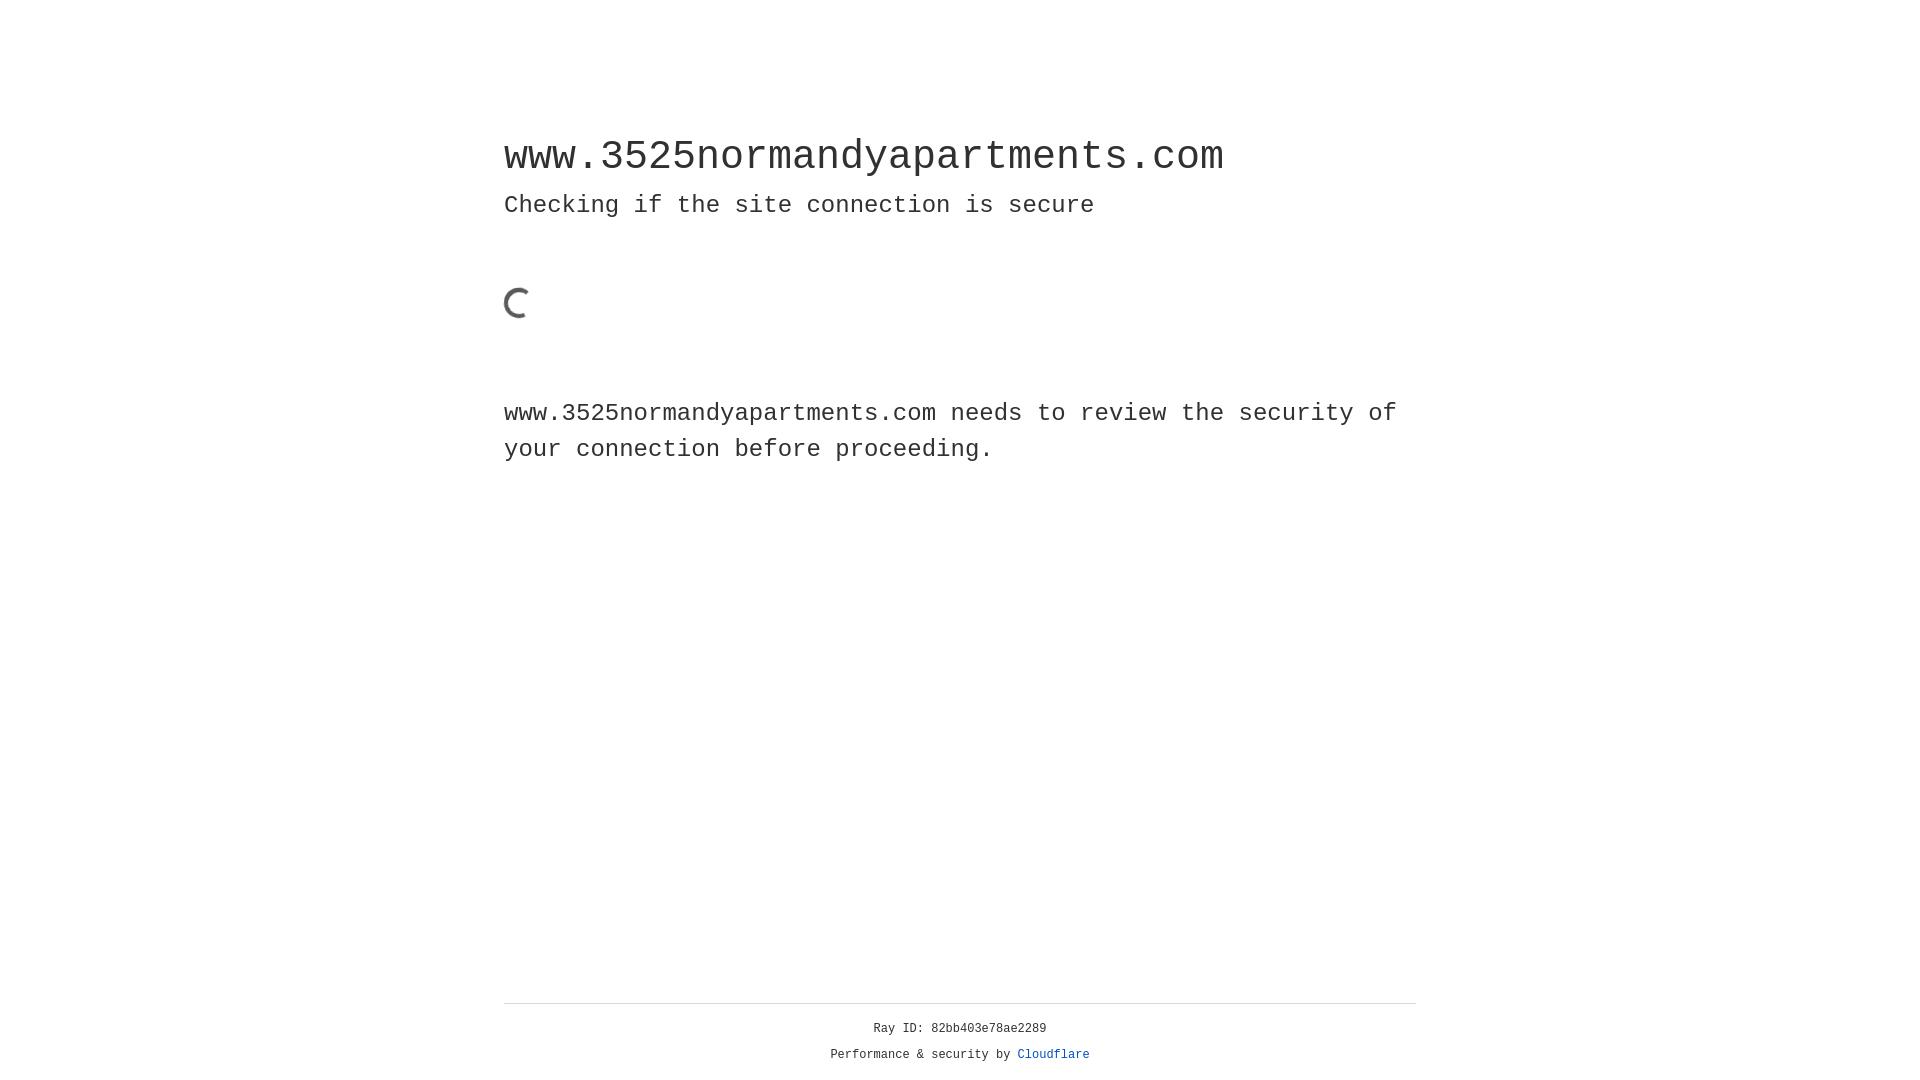  What do you see at coordinates (1053, 1054) in the screenshot?
I see `'Cloudflare'` at bounding box center [1053, 1054].